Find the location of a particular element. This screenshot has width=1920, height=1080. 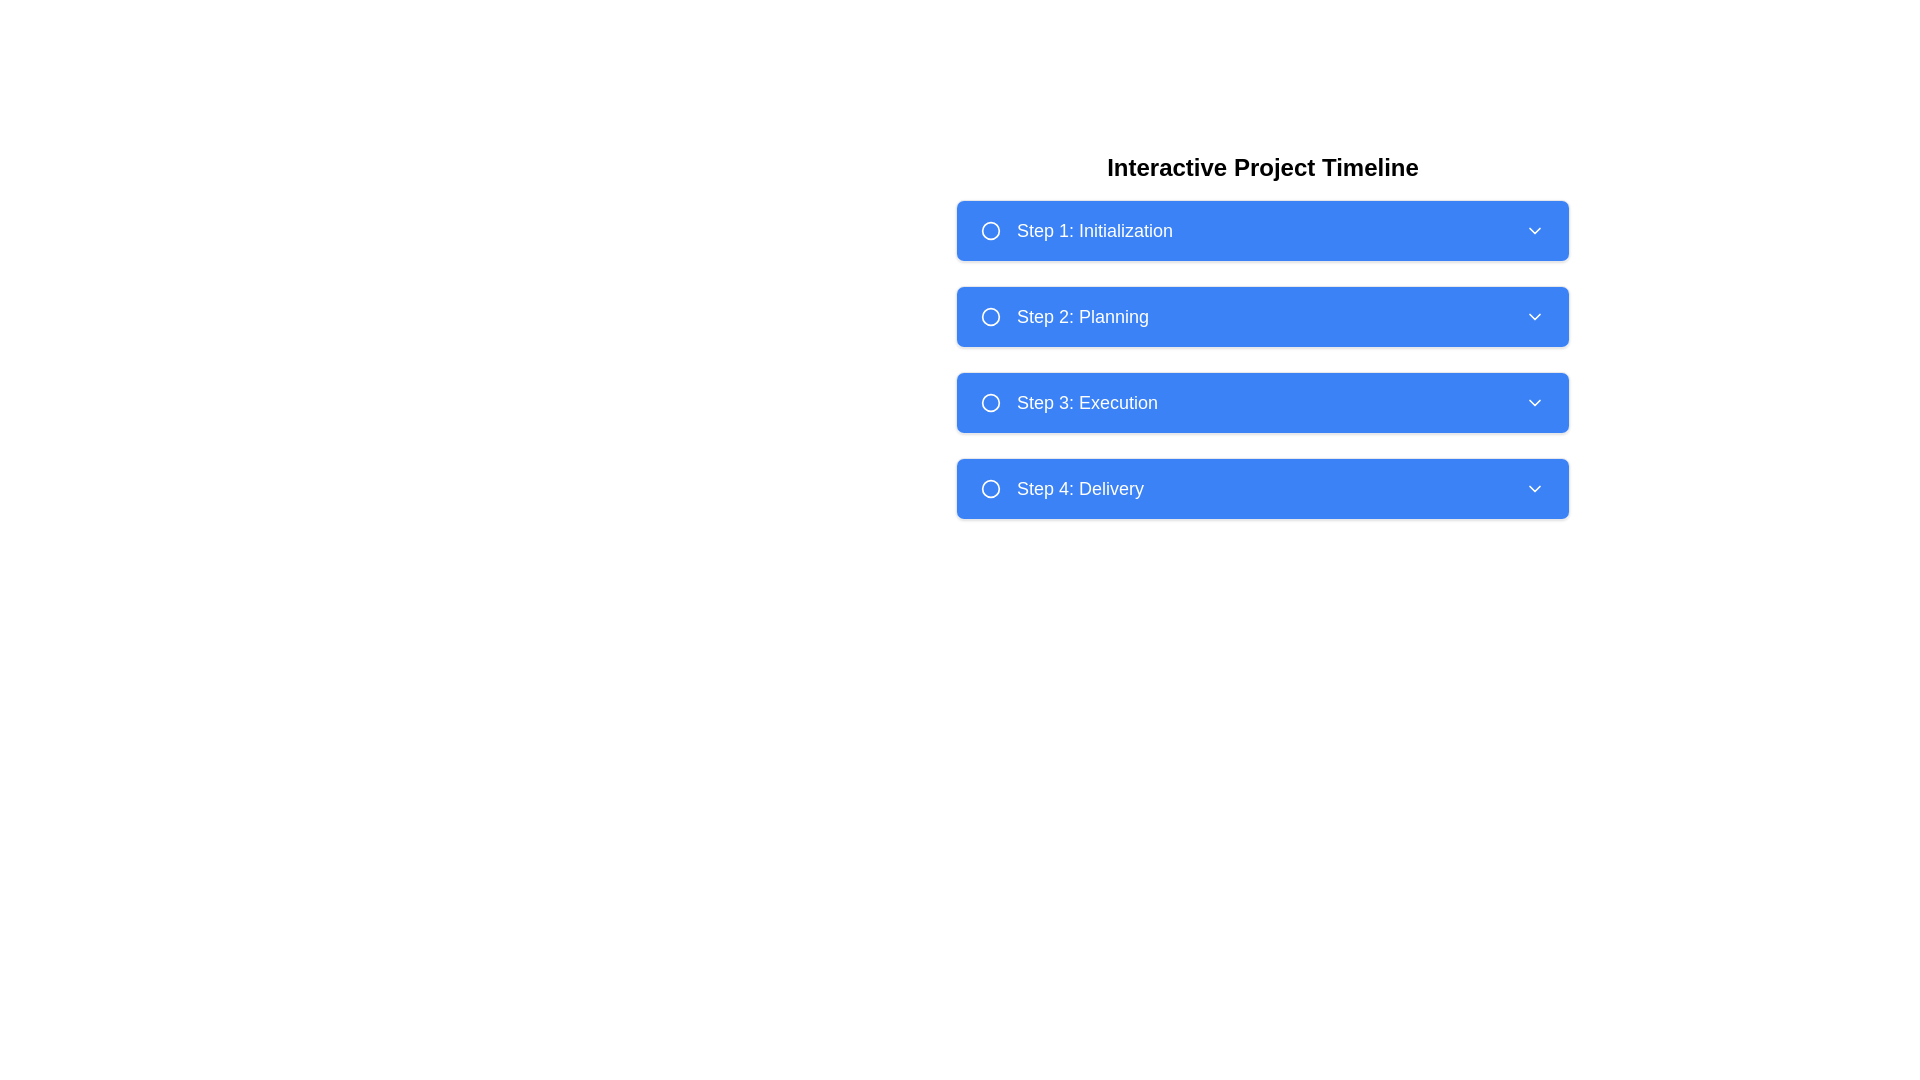

the Chevron Down icon which serves as an interactive control for expanding or collapsing the 'Step 2: Planning' section of the timeline is located at coordinates (1534, 315).